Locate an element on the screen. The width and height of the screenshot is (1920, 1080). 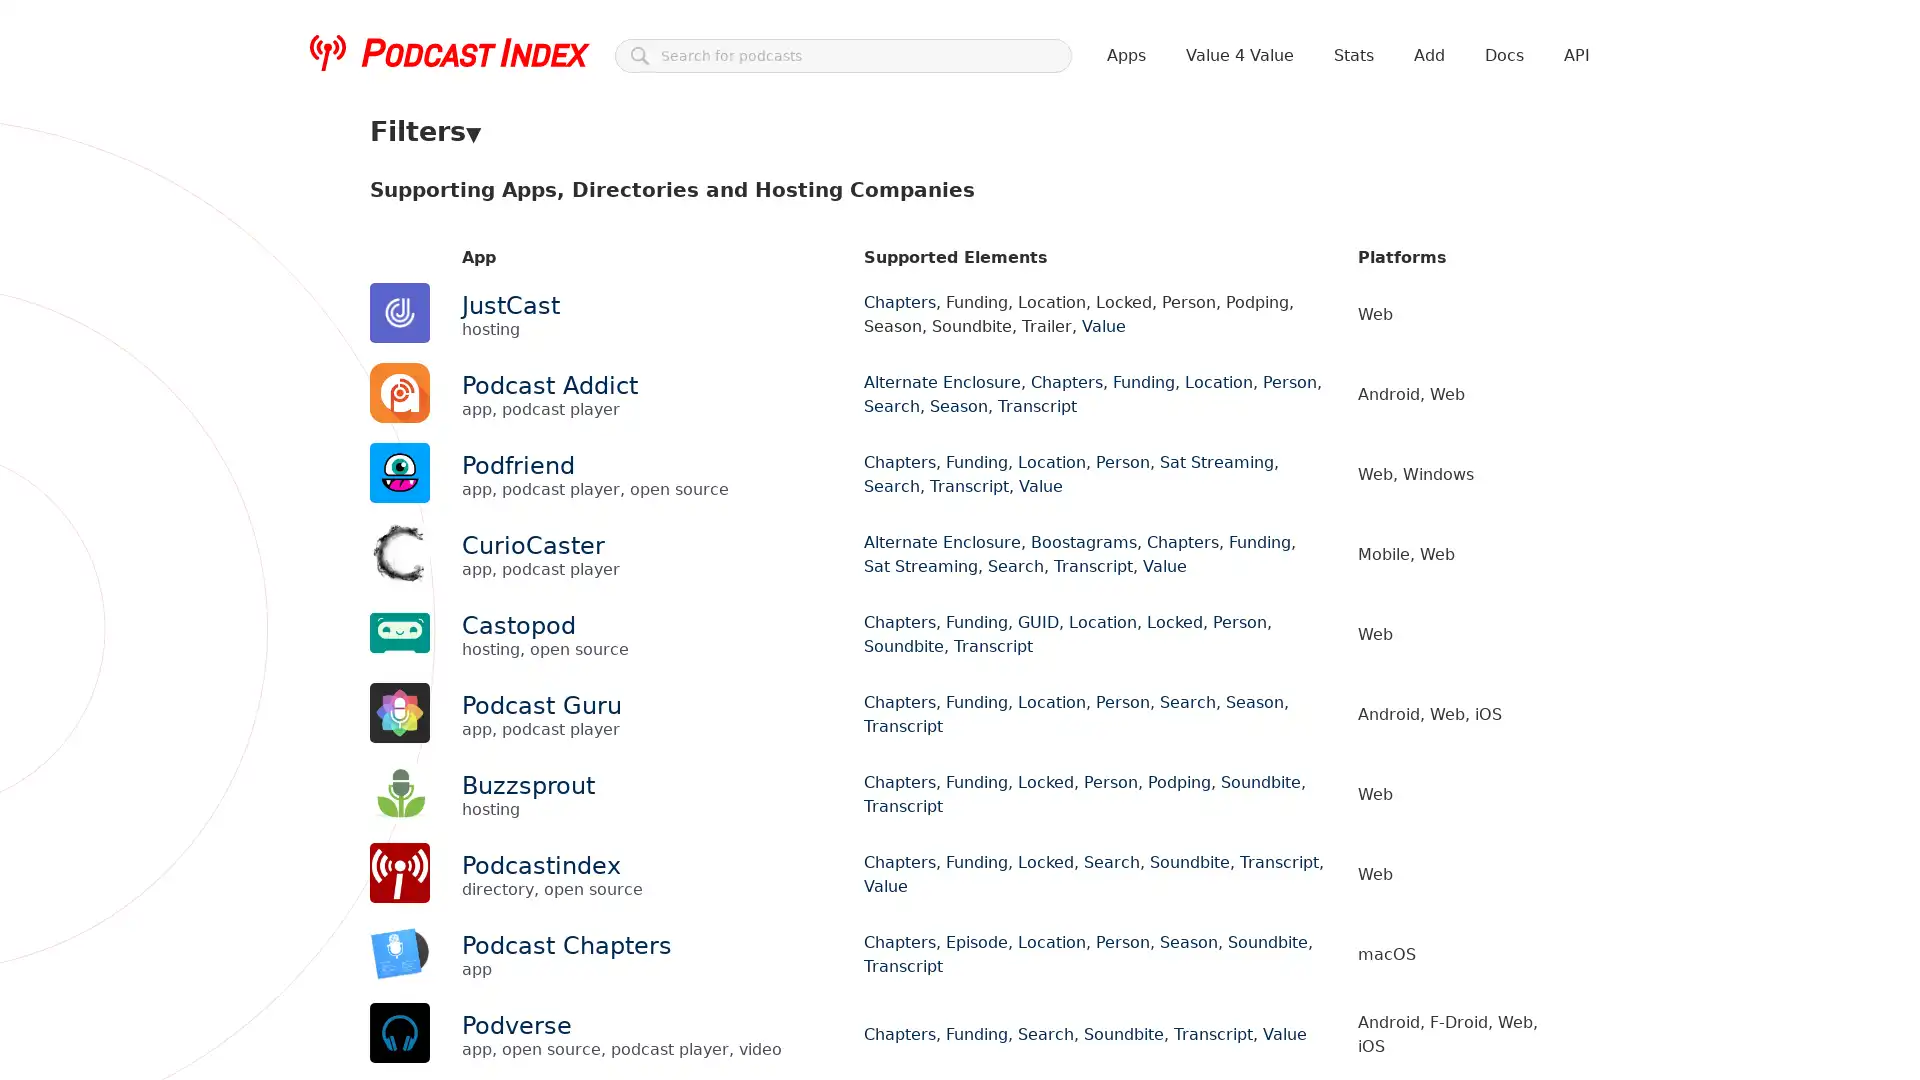
Person is located at coordinates (1157, 302).